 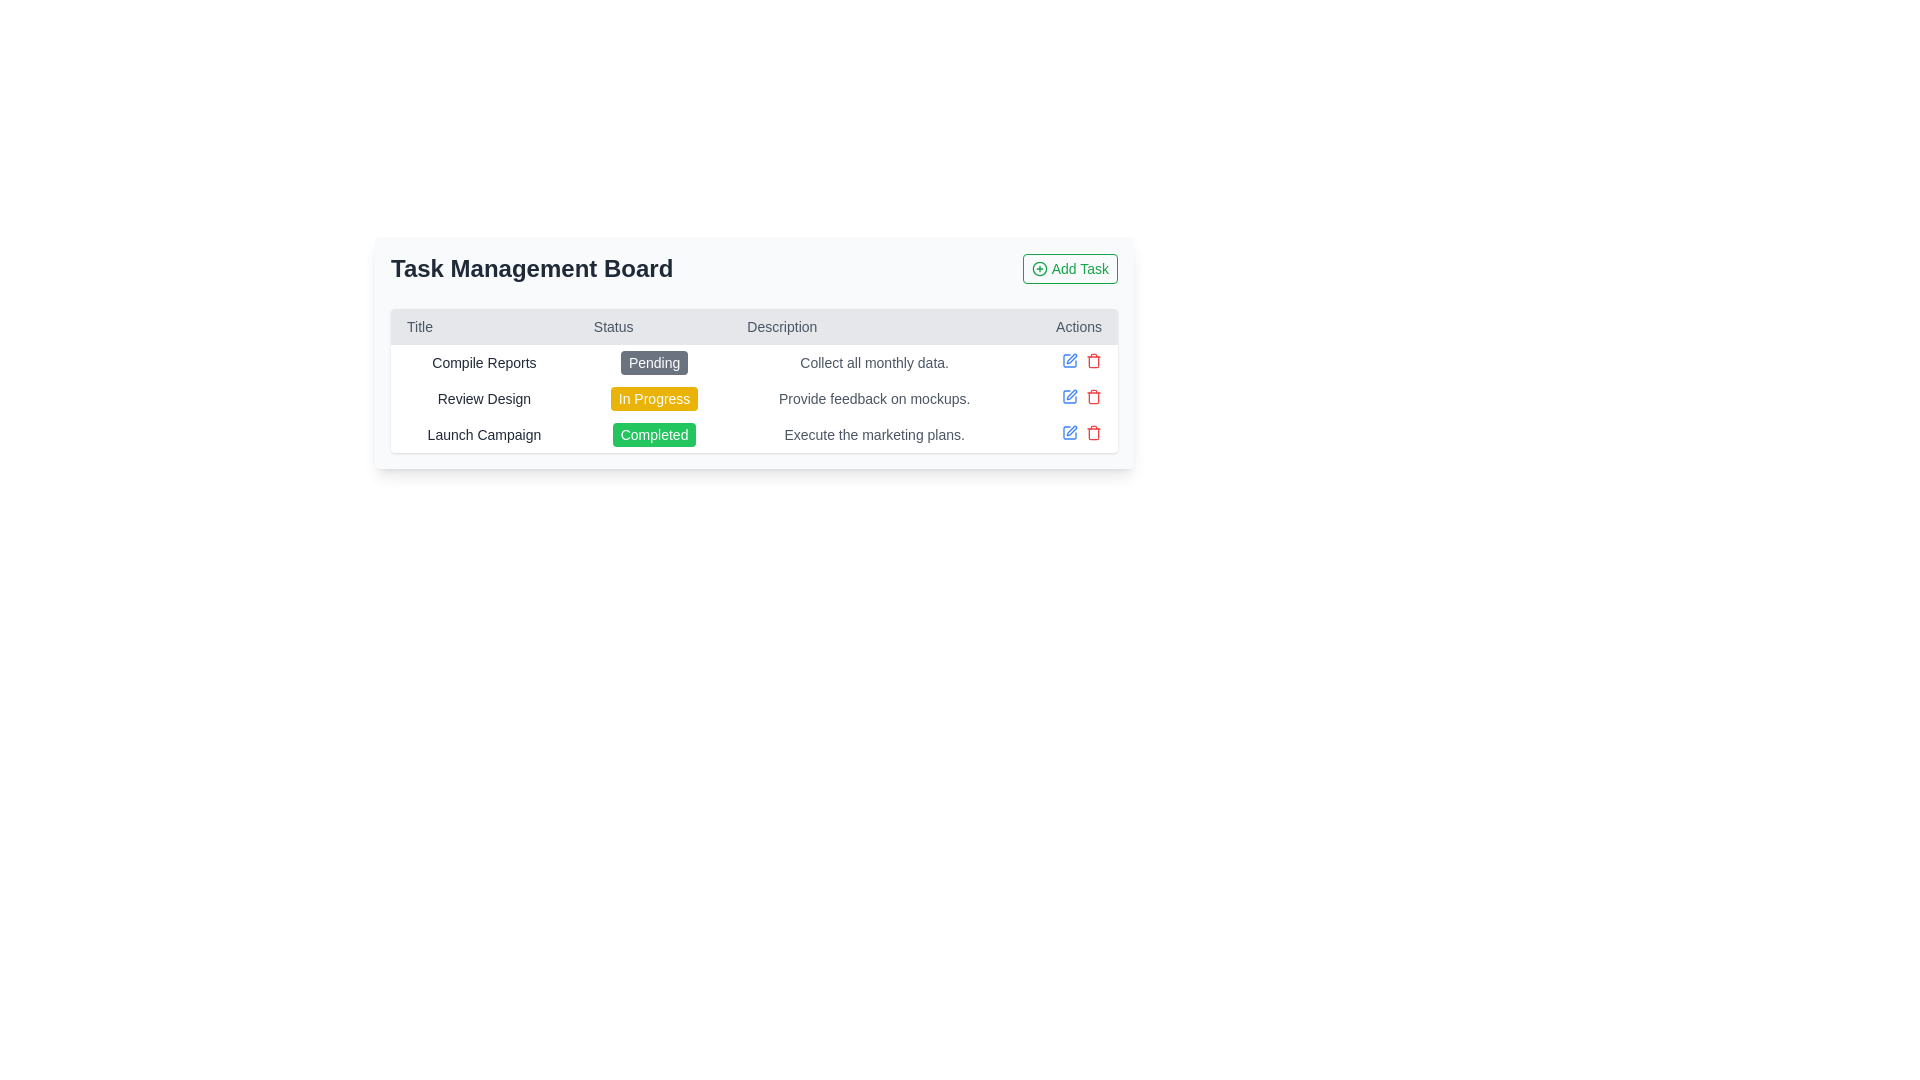 What do you see at coordinates (654, 362) in the screenshot?
I see `the status indicator labeled 'Pending' in the 'Status' column of the 'Compile Reports' row in the task management table` at bounding box center [654, 362].